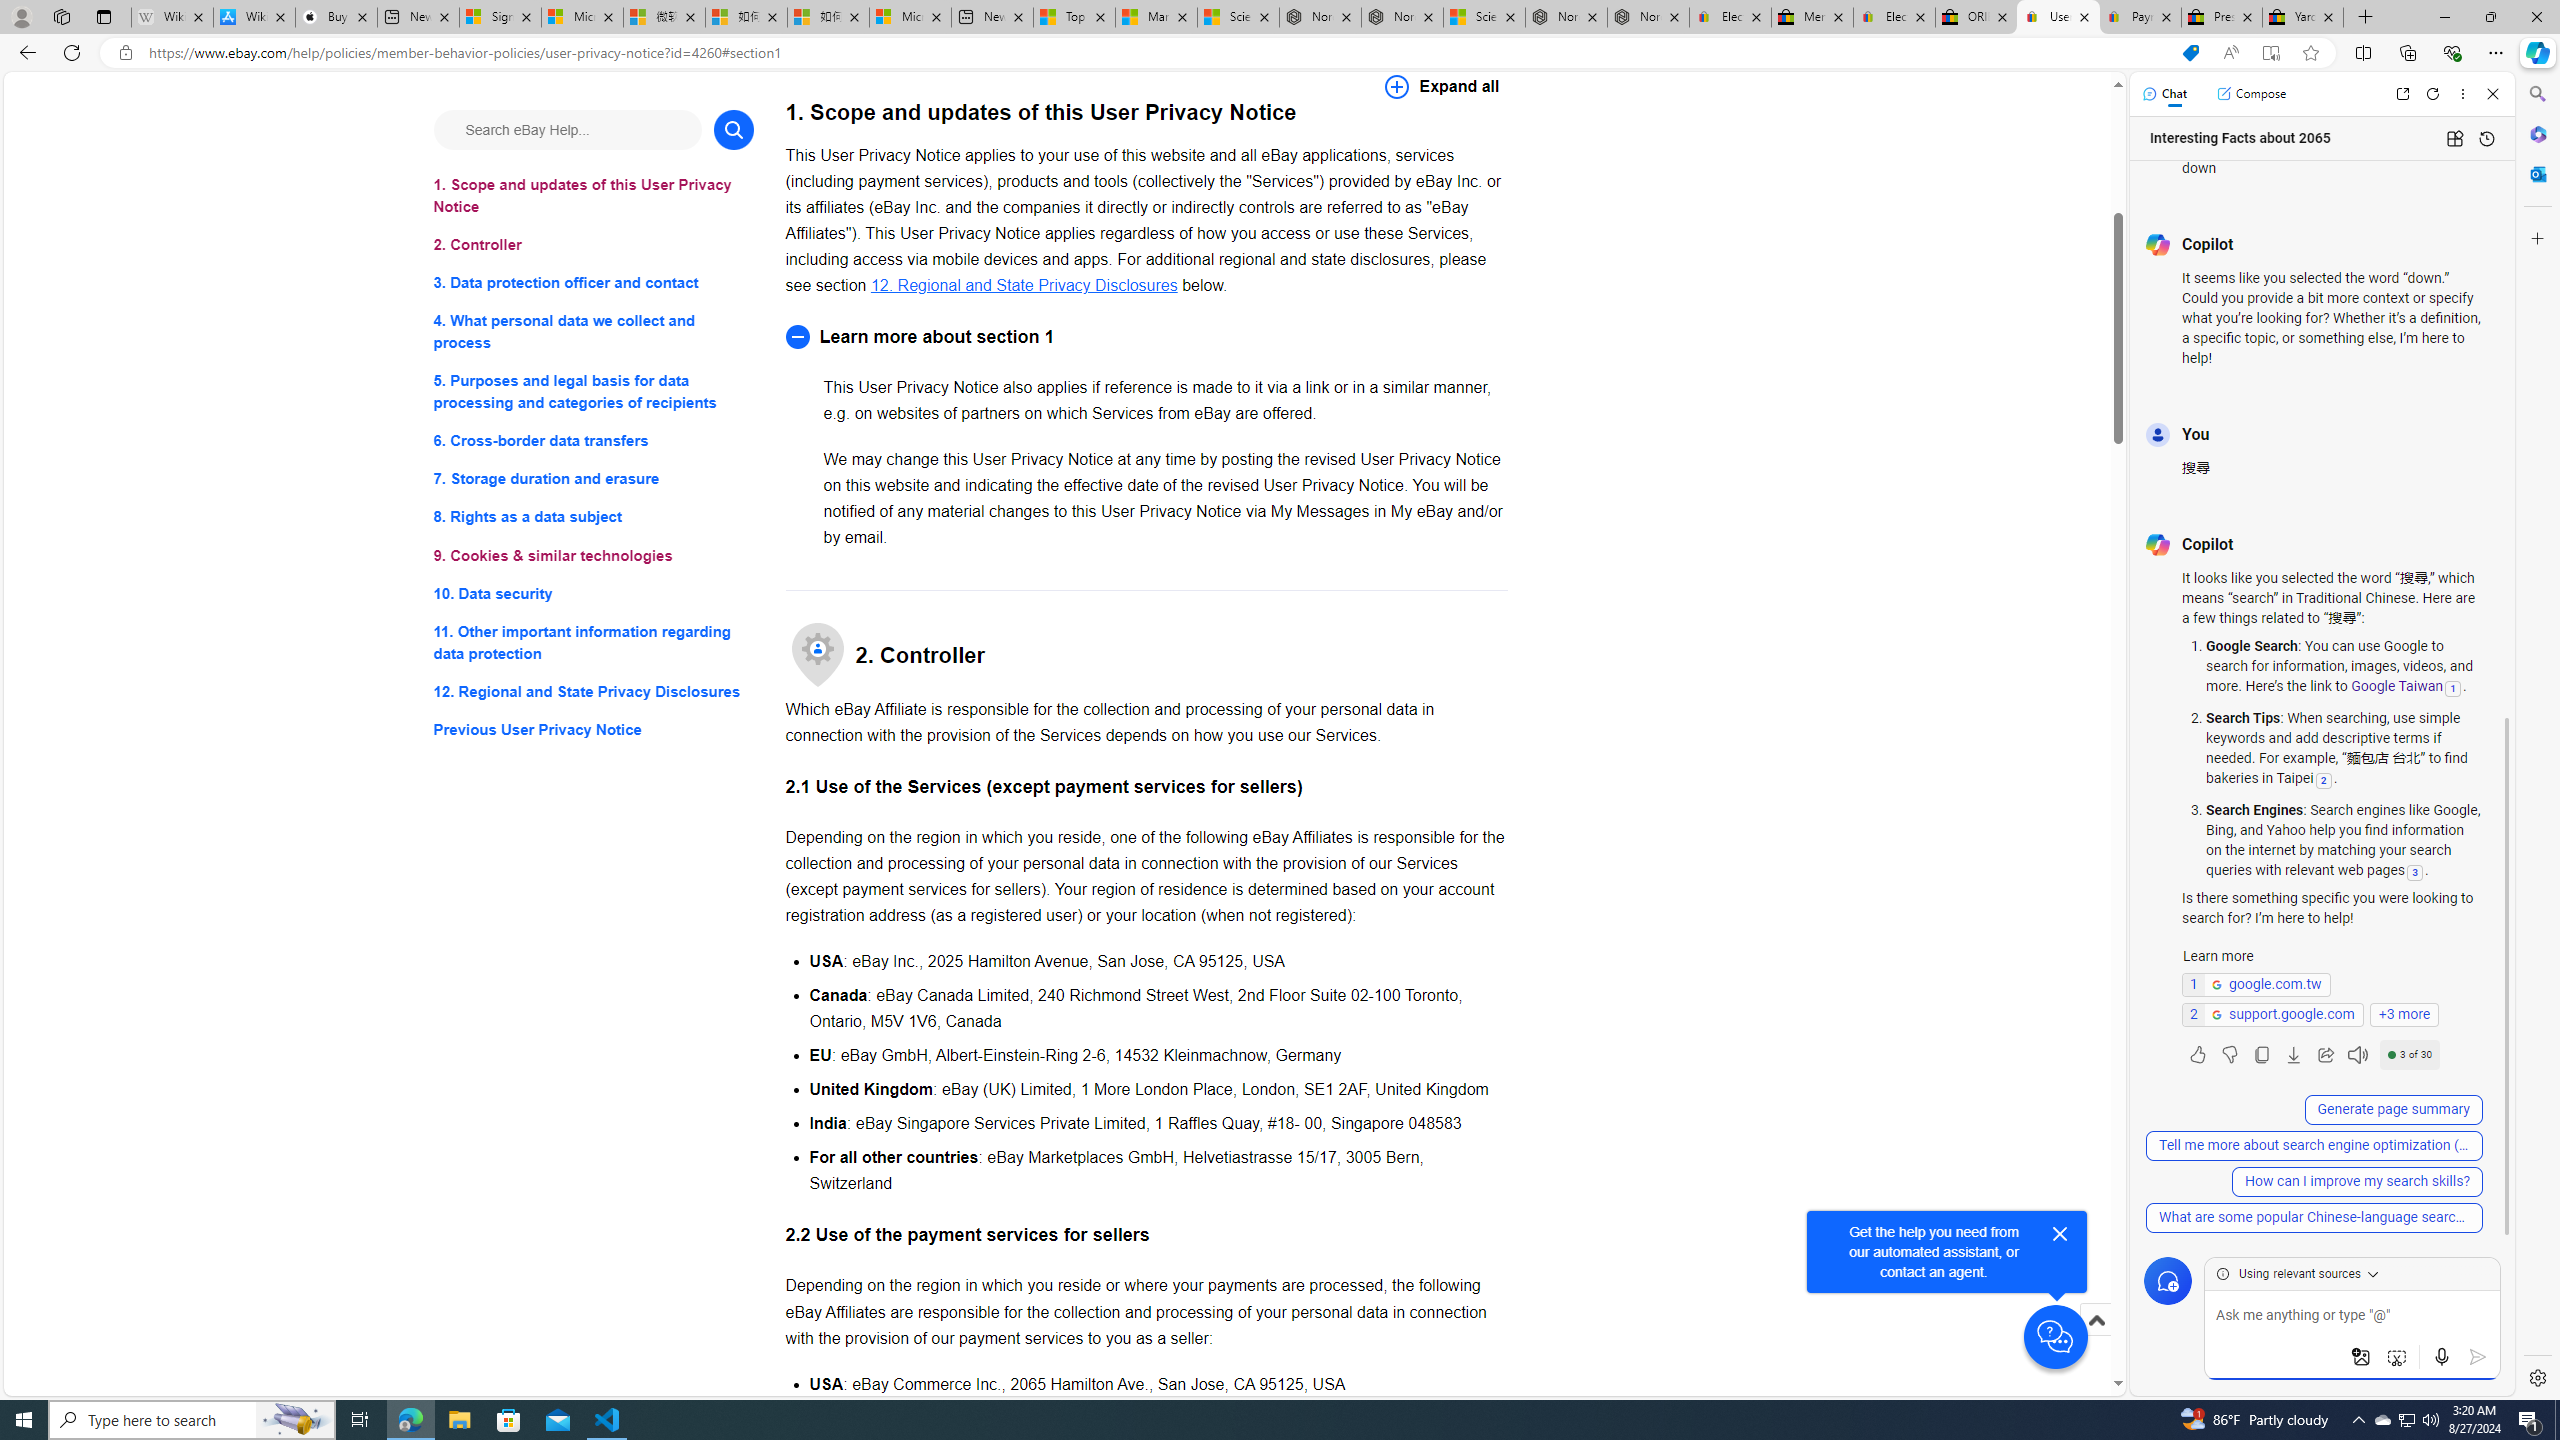 The image size is (2560, 1440). I want to click on '4. What personal data we collect and process', so click(592, 332).